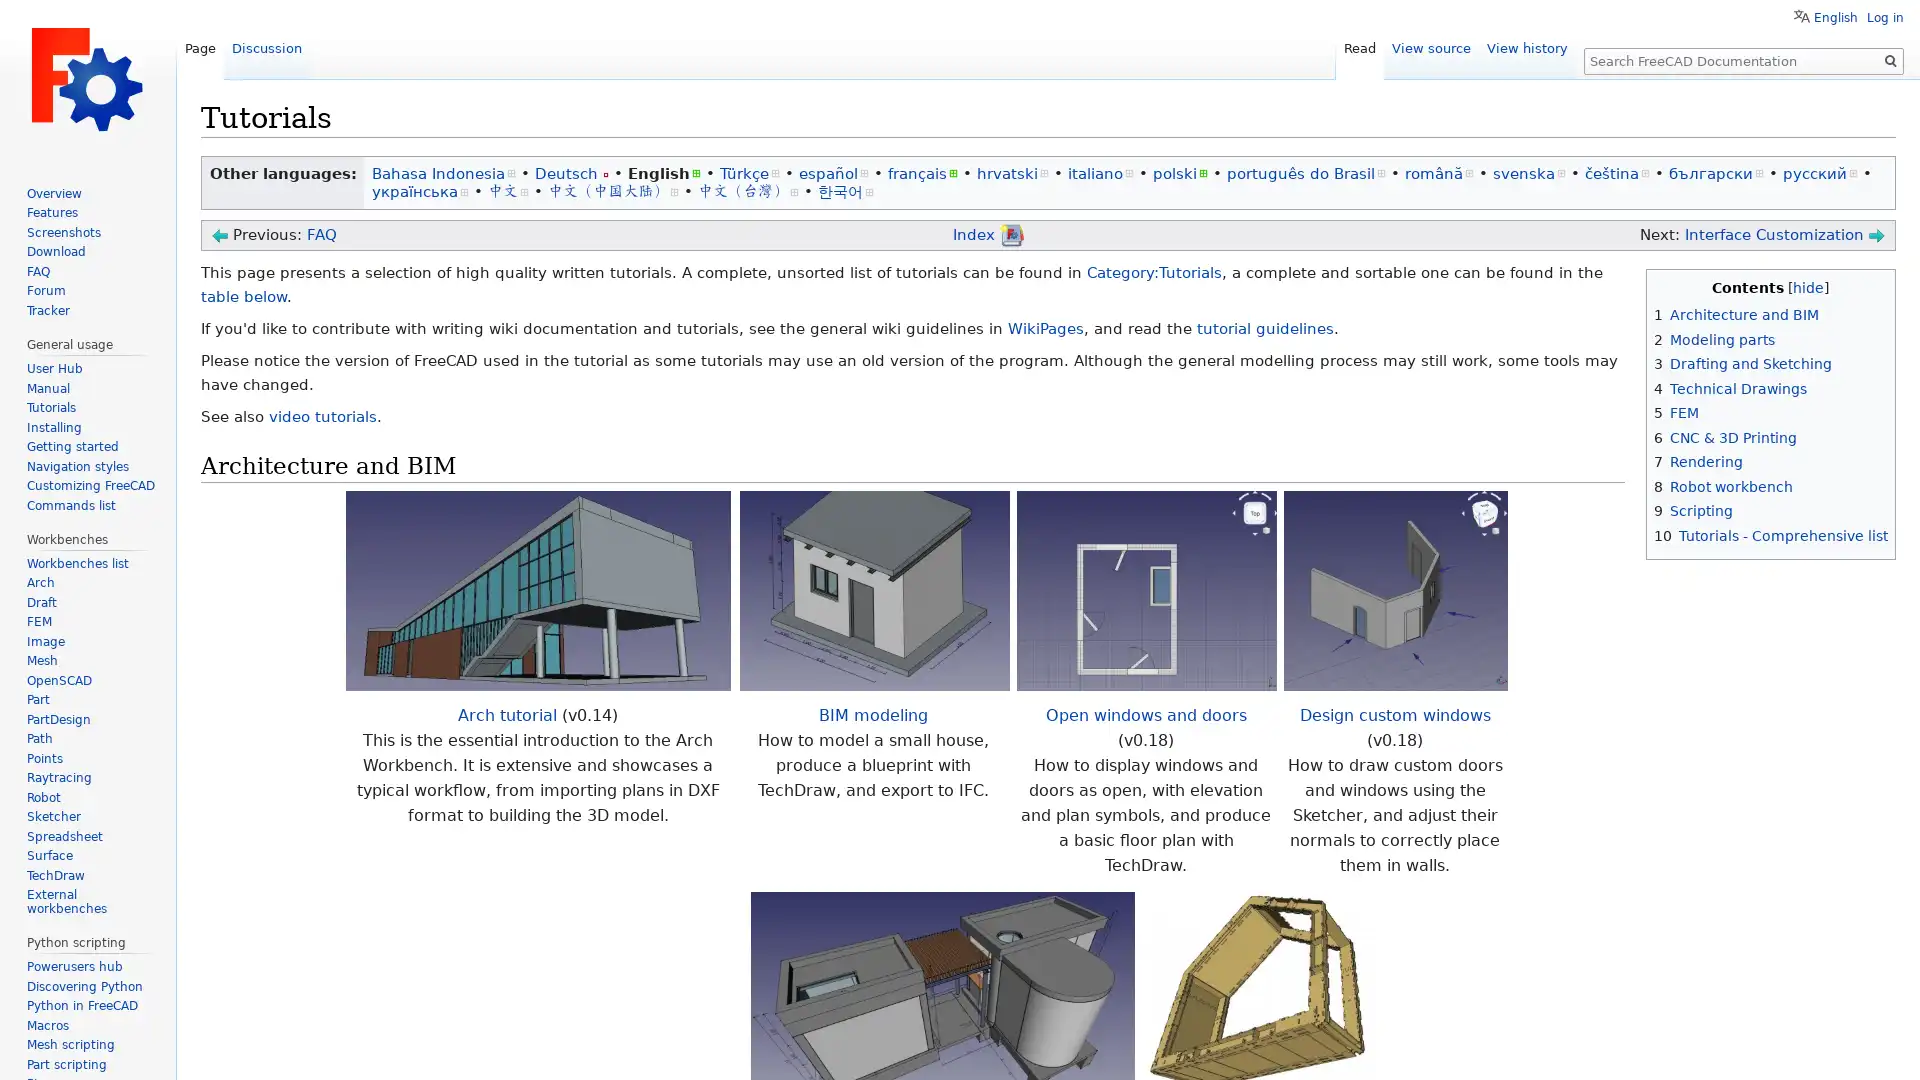  I want to click on Go, so click(1890, 60).